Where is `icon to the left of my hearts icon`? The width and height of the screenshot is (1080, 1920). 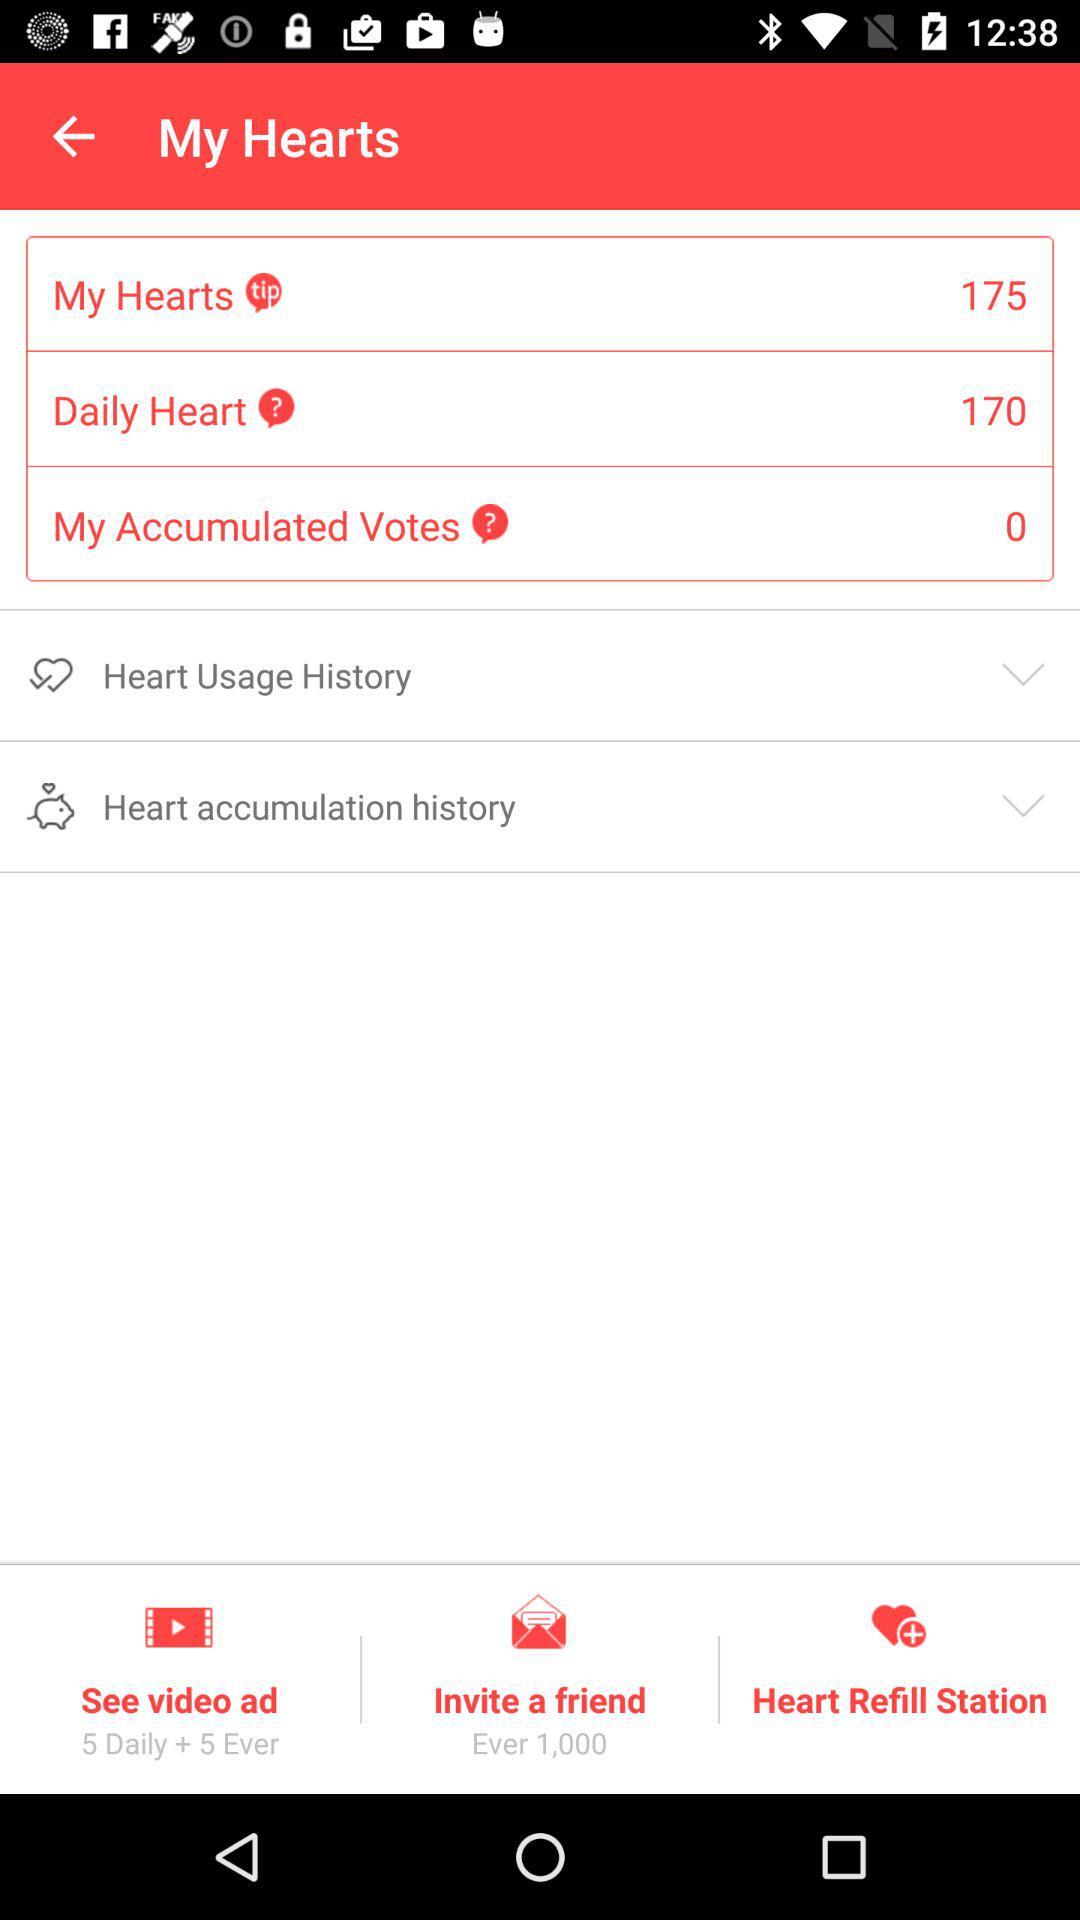 icon to the left of my hearts icon is located at coordinates (72, 135).